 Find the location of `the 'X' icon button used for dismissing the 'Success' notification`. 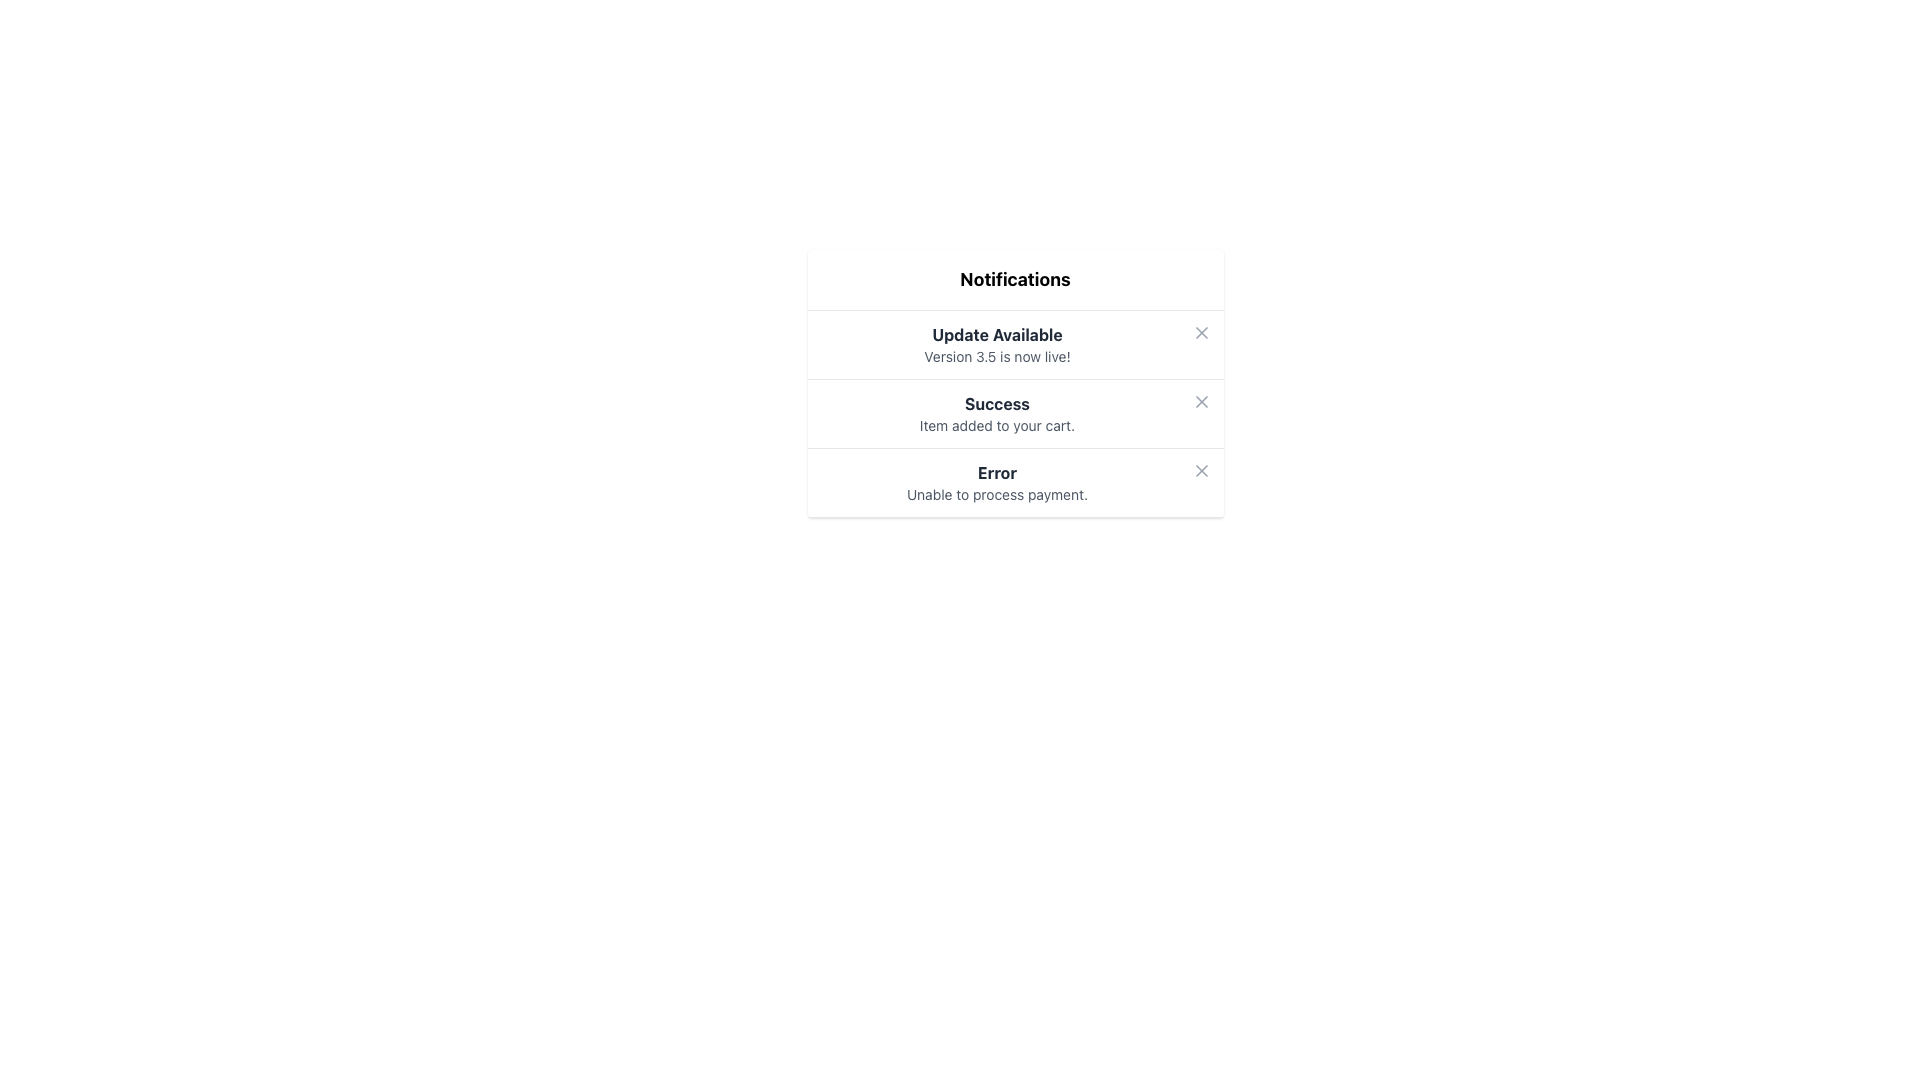

the 'X' icon button used for dismissing the 'Success' notification is located at coordinates (1200, 401).